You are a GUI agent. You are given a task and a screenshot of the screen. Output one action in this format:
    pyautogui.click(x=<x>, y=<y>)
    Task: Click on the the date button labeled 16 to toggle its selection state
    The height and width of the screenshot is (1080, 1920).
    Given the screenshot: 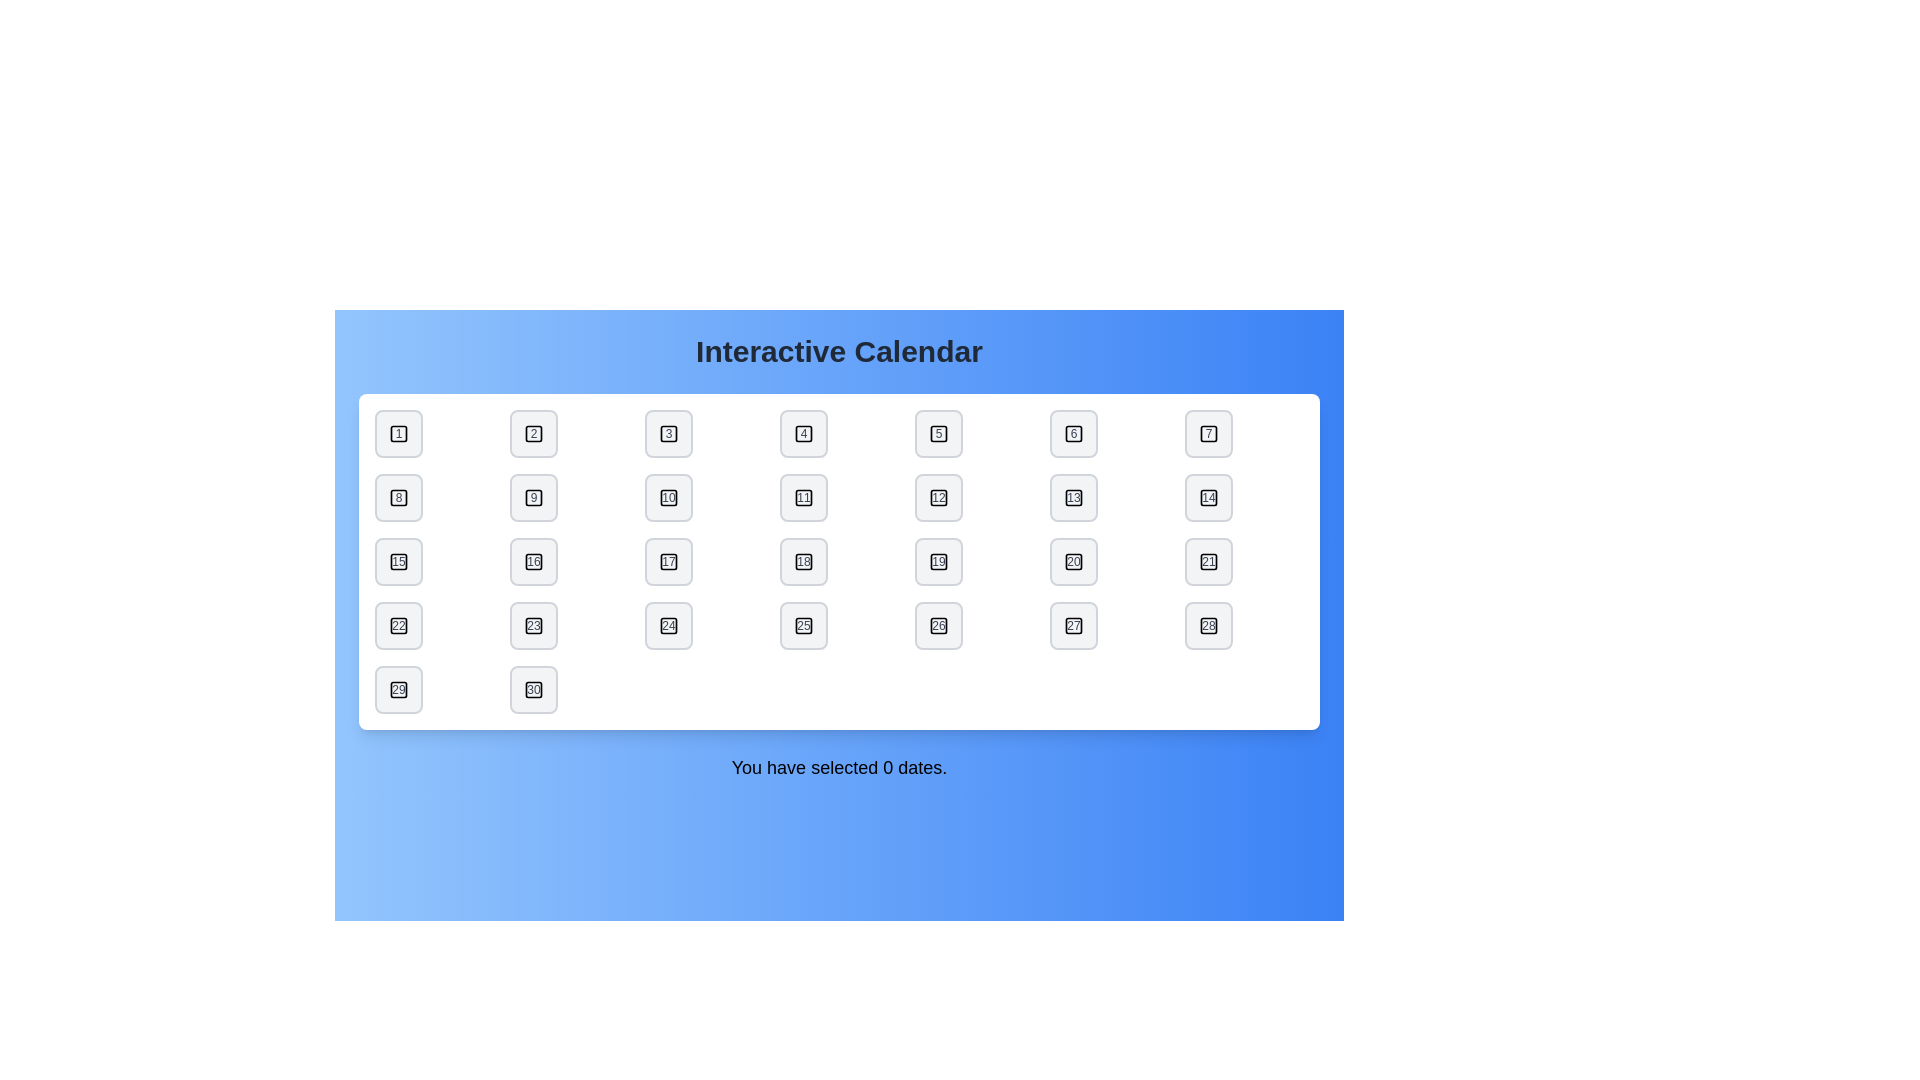 What is the action you would take?
    pyautogui.click(x=533, y=562)
    